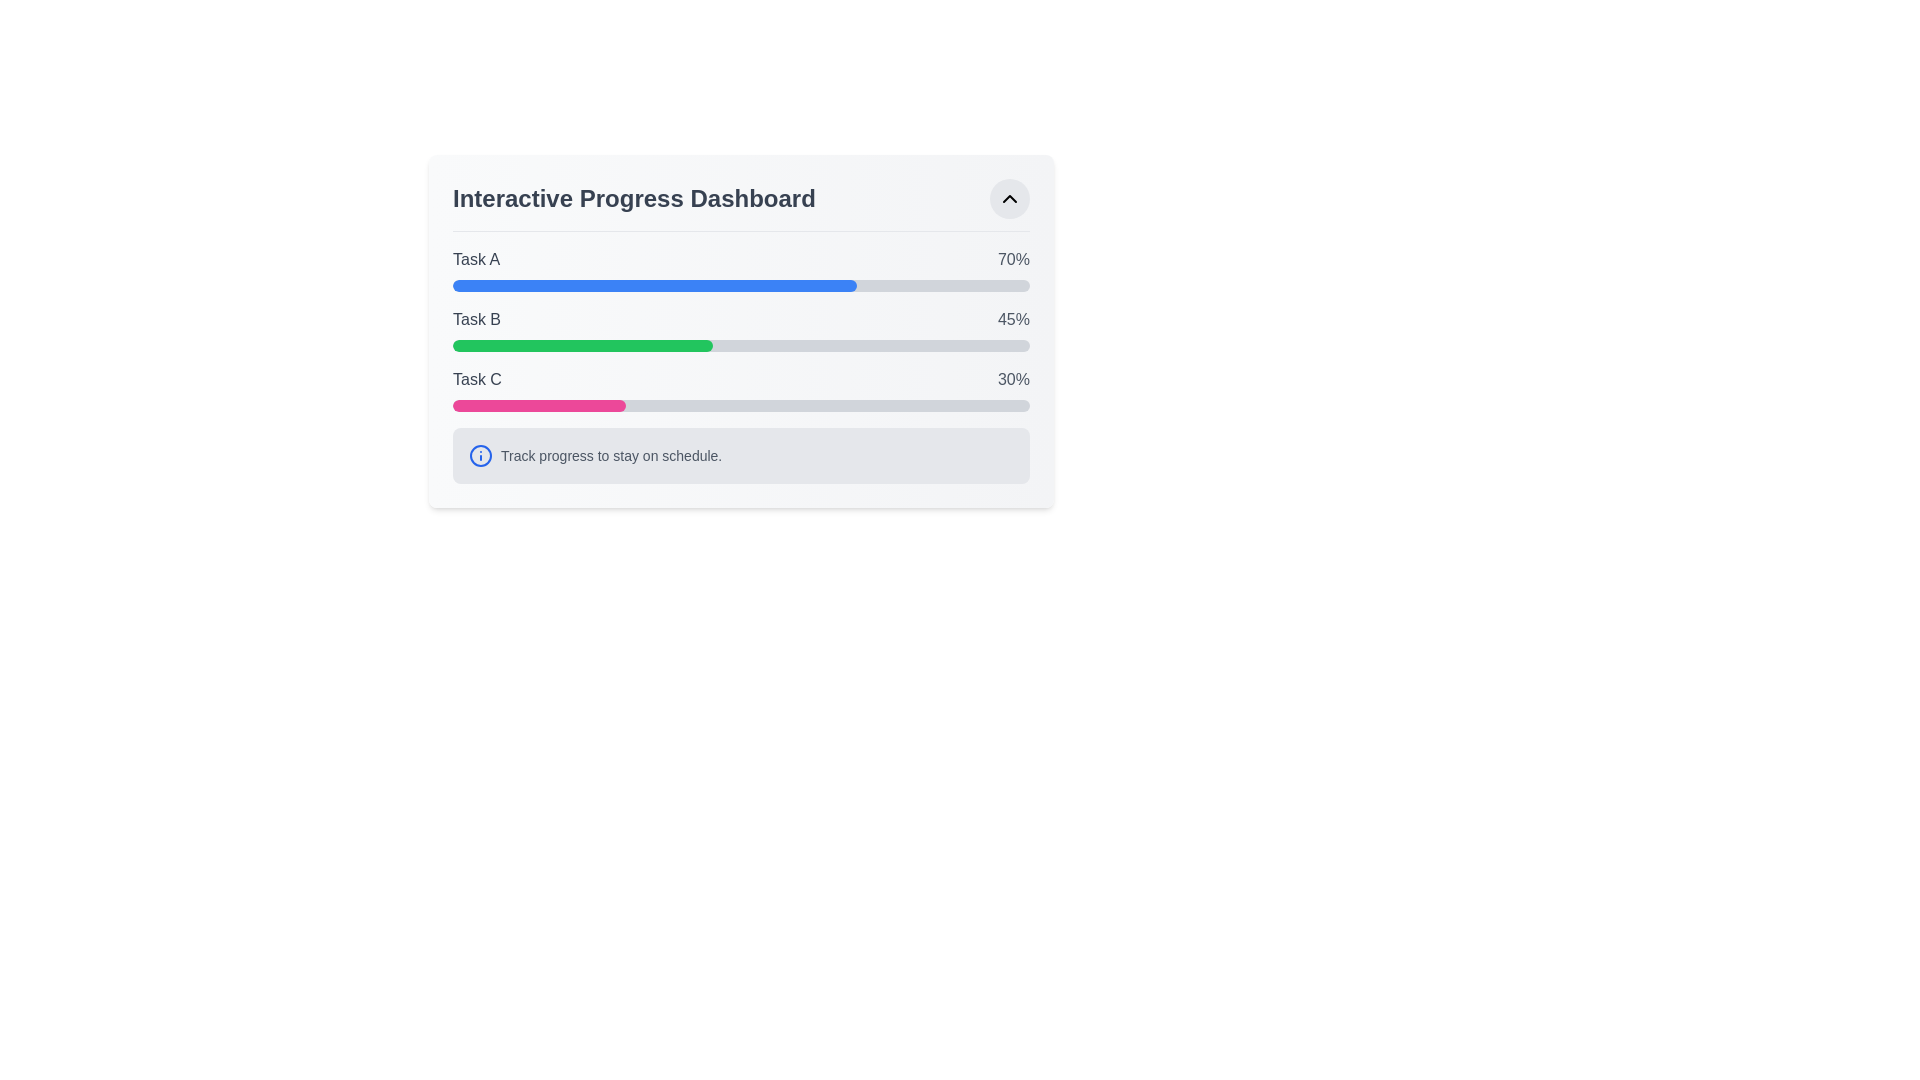 This screenshot has width=1920, height=1080. I want to click on the Progress bar representing 45% completion of 'Task B' in the progress dashboard, so click(581, 345).